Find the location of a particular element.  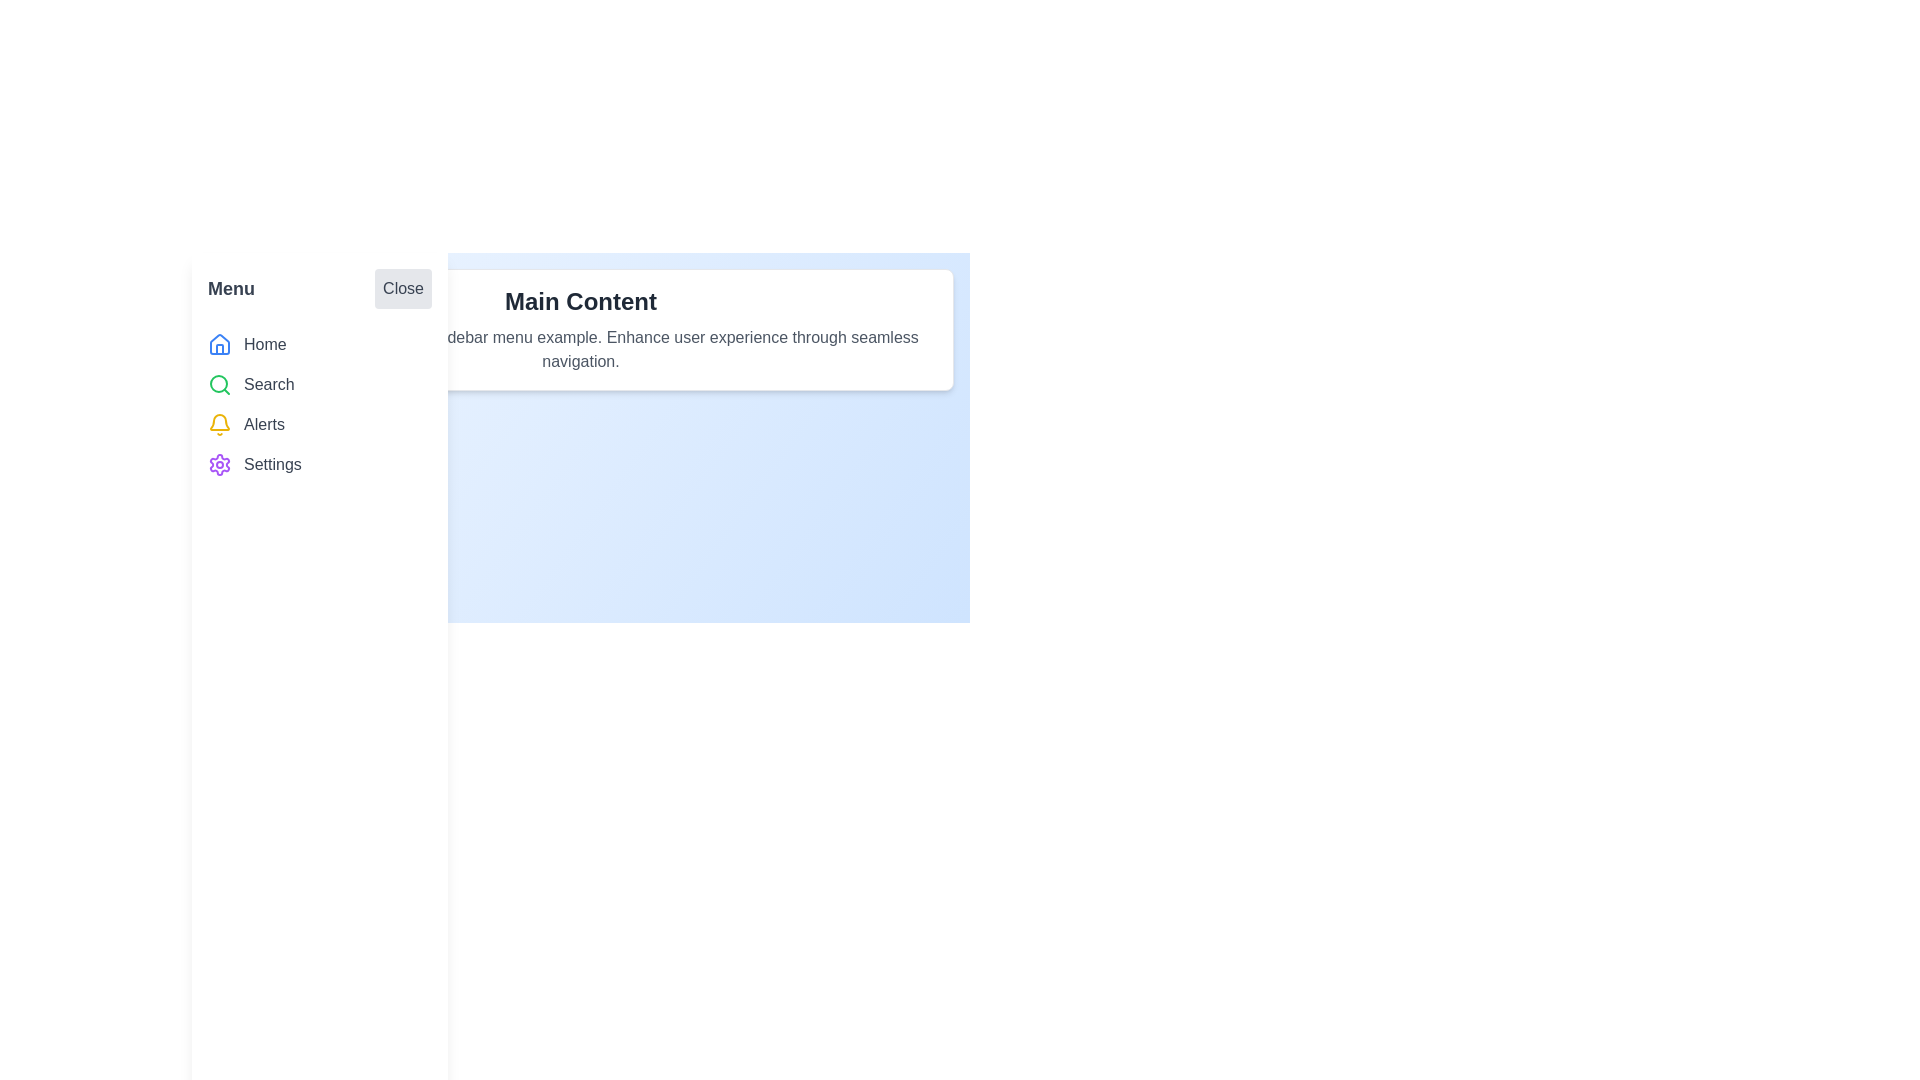

text label displaying the word 'Search', which is located in the left sidebar, below the 'Home' menu item and above the 'Alerts' menu item, next to a green circular icon resembling a magnifying glass is located at coordinates (268, 385).